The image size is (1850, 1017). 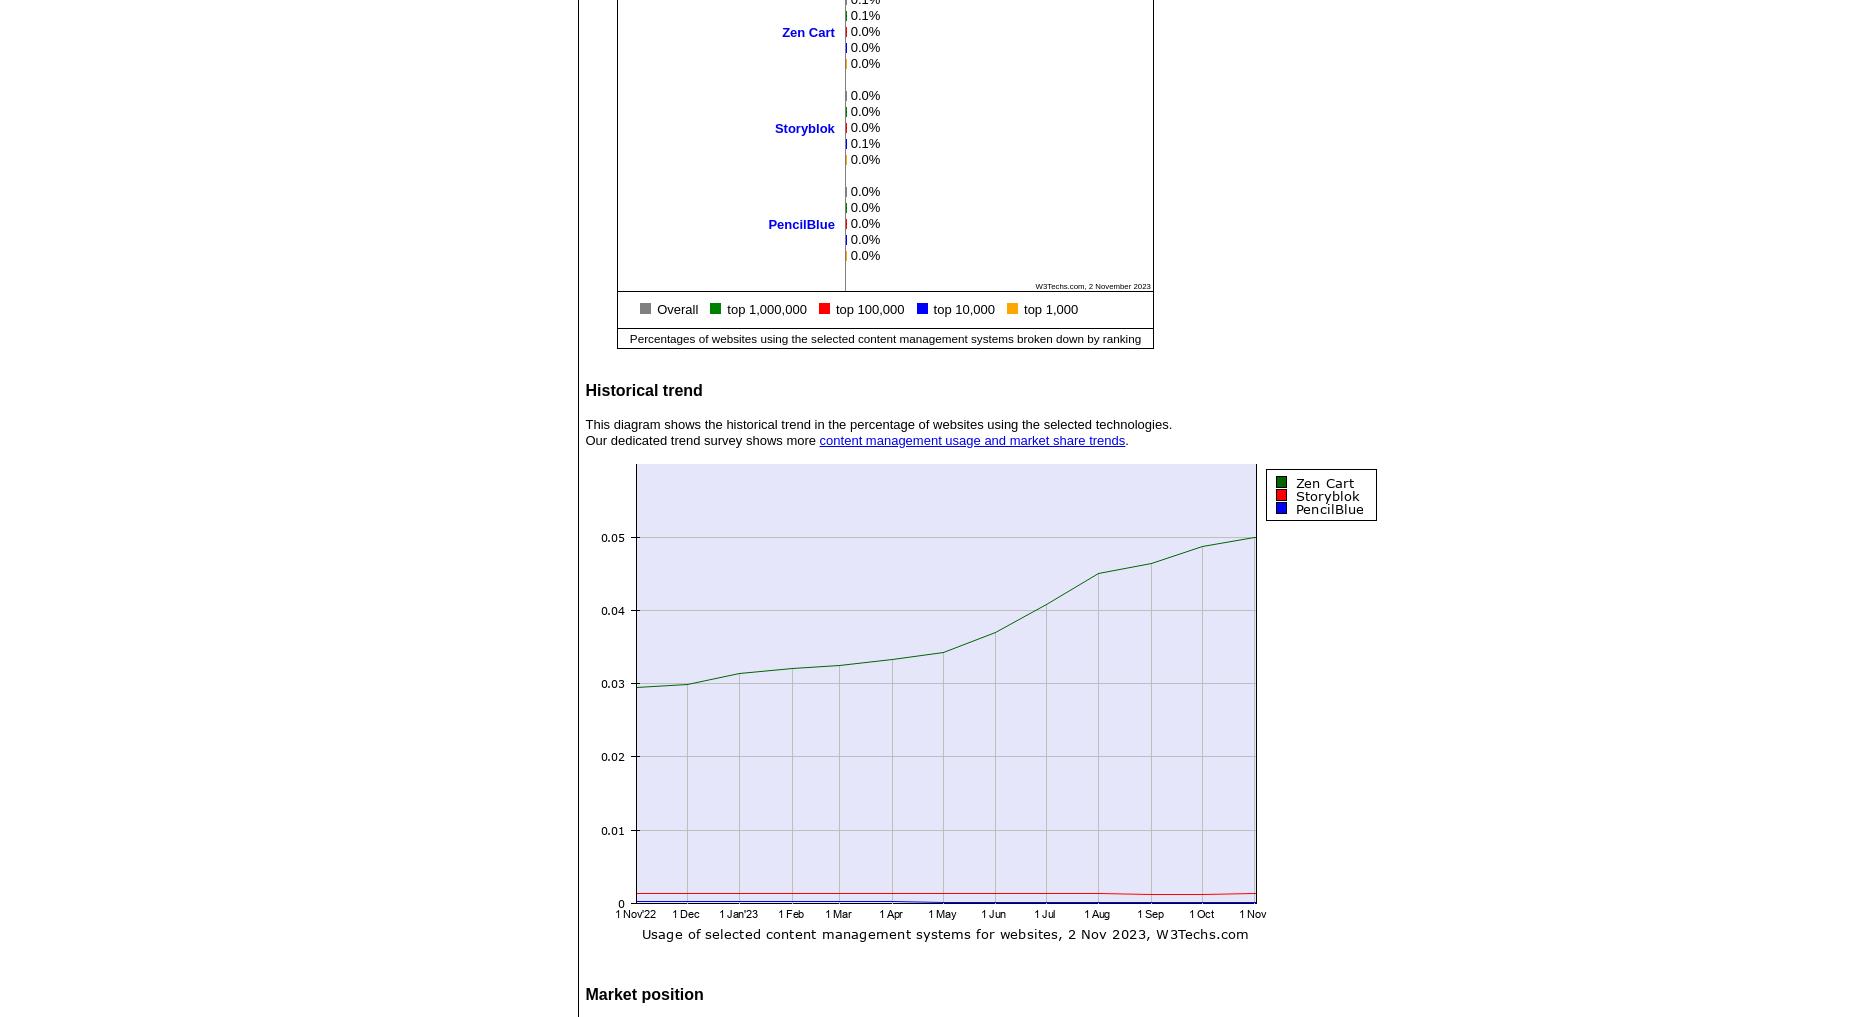 I want to click on 'Storyblok', so click(x=804, y=126).